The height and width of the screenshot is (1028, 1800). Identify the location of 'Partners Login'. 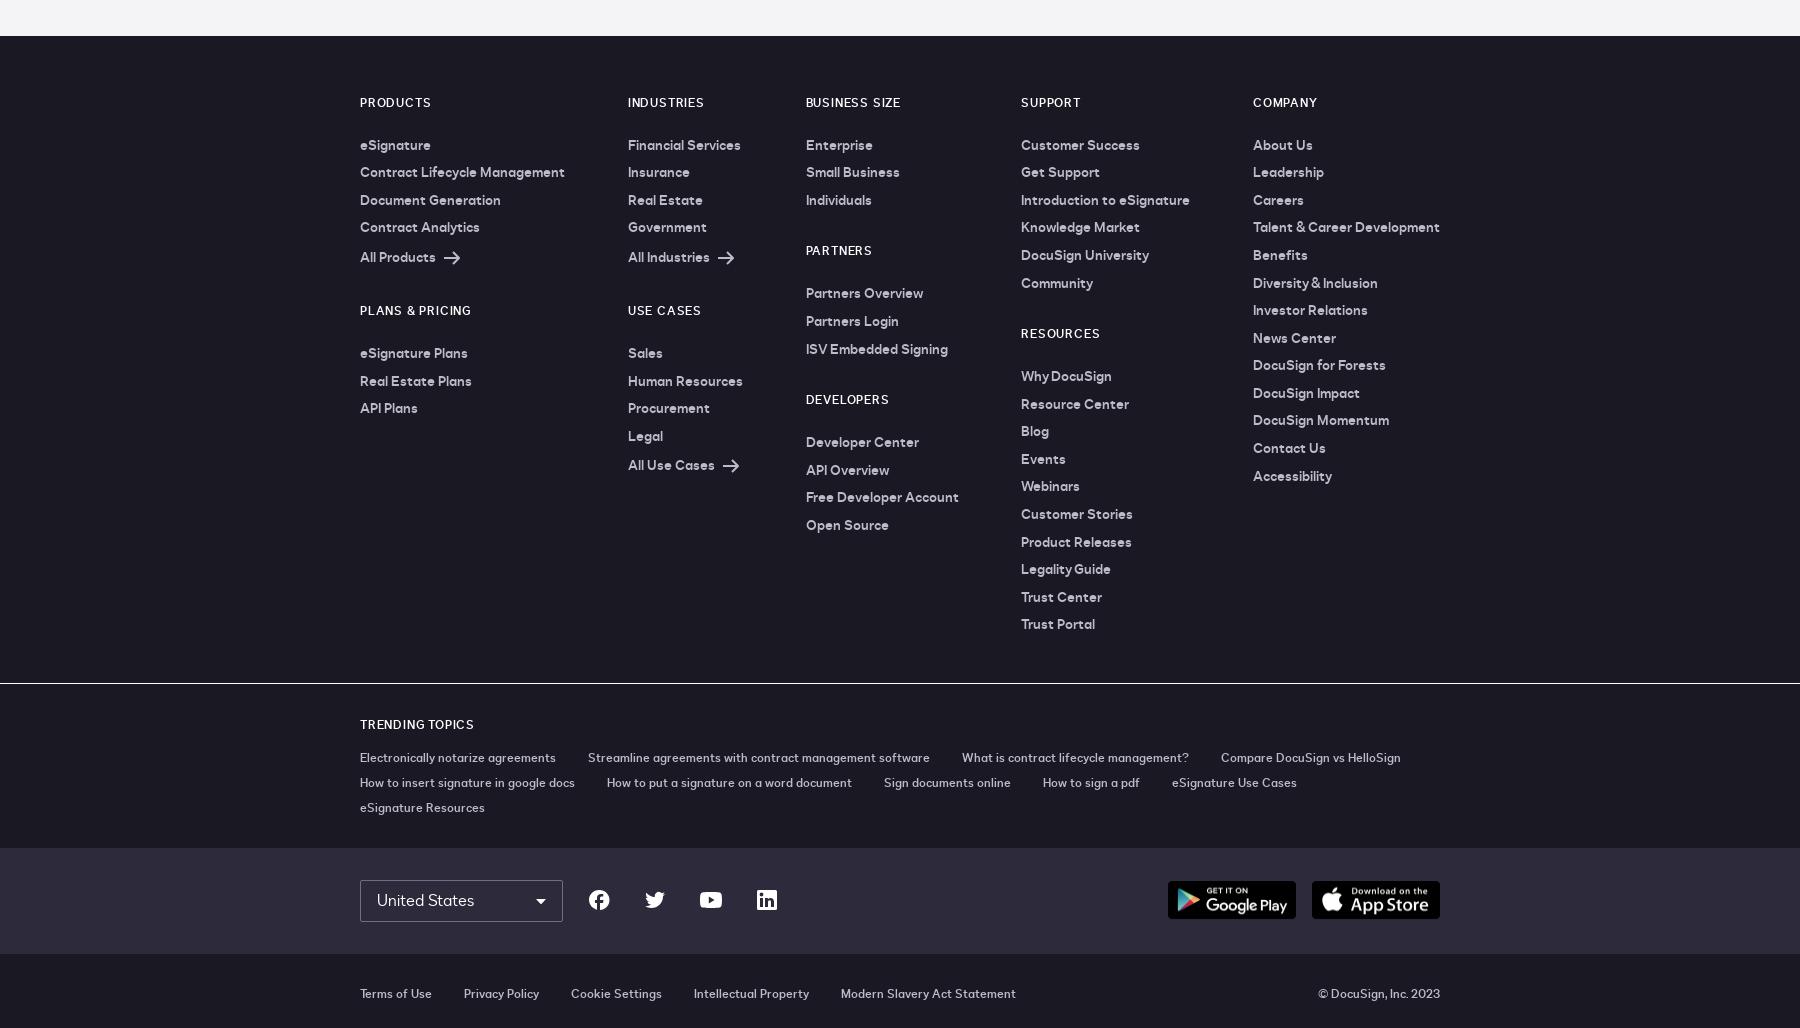
(804, 320).